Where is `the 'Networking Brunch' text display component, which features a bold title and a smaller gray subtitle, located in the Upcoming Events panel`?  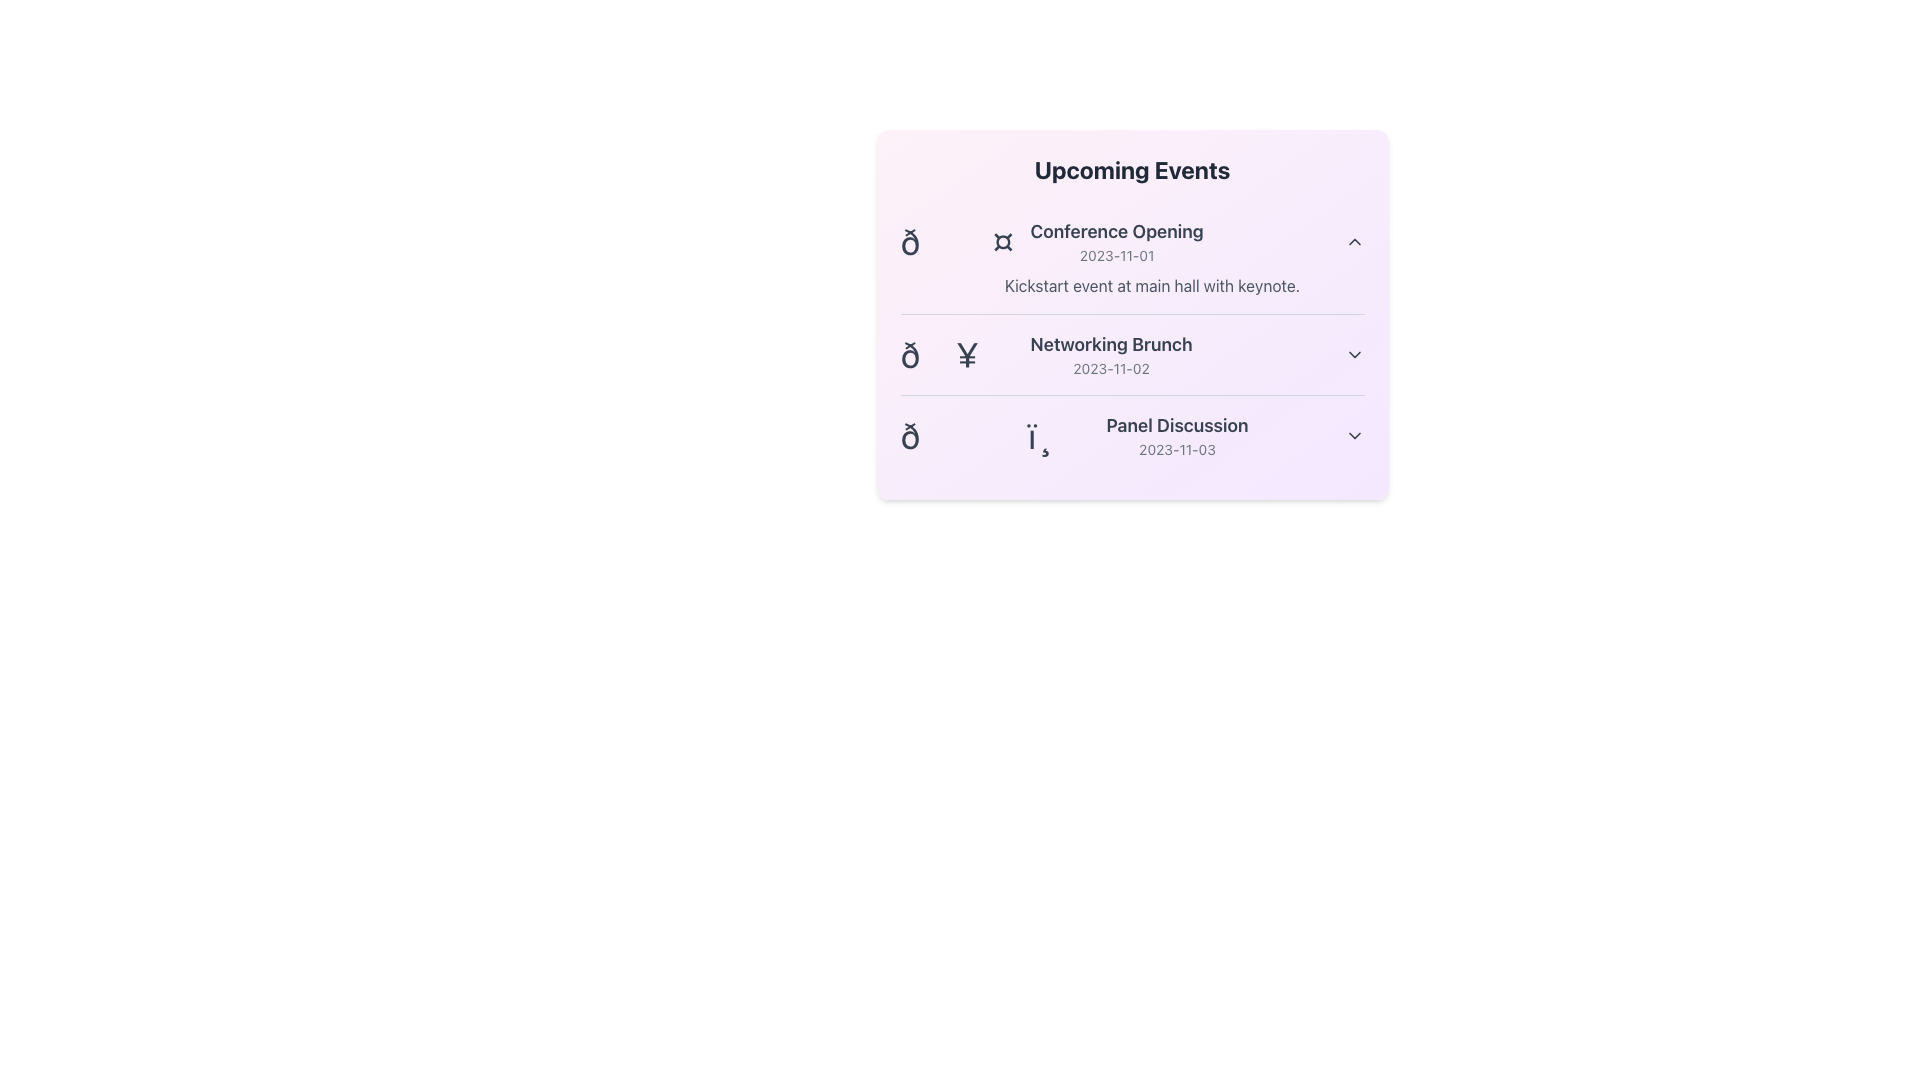 the 'Networking Brunch' text display component, which features a bold title and a smaller gray subtitle, located in the Upcoming Events panel is located at coordinates (1110, 353).